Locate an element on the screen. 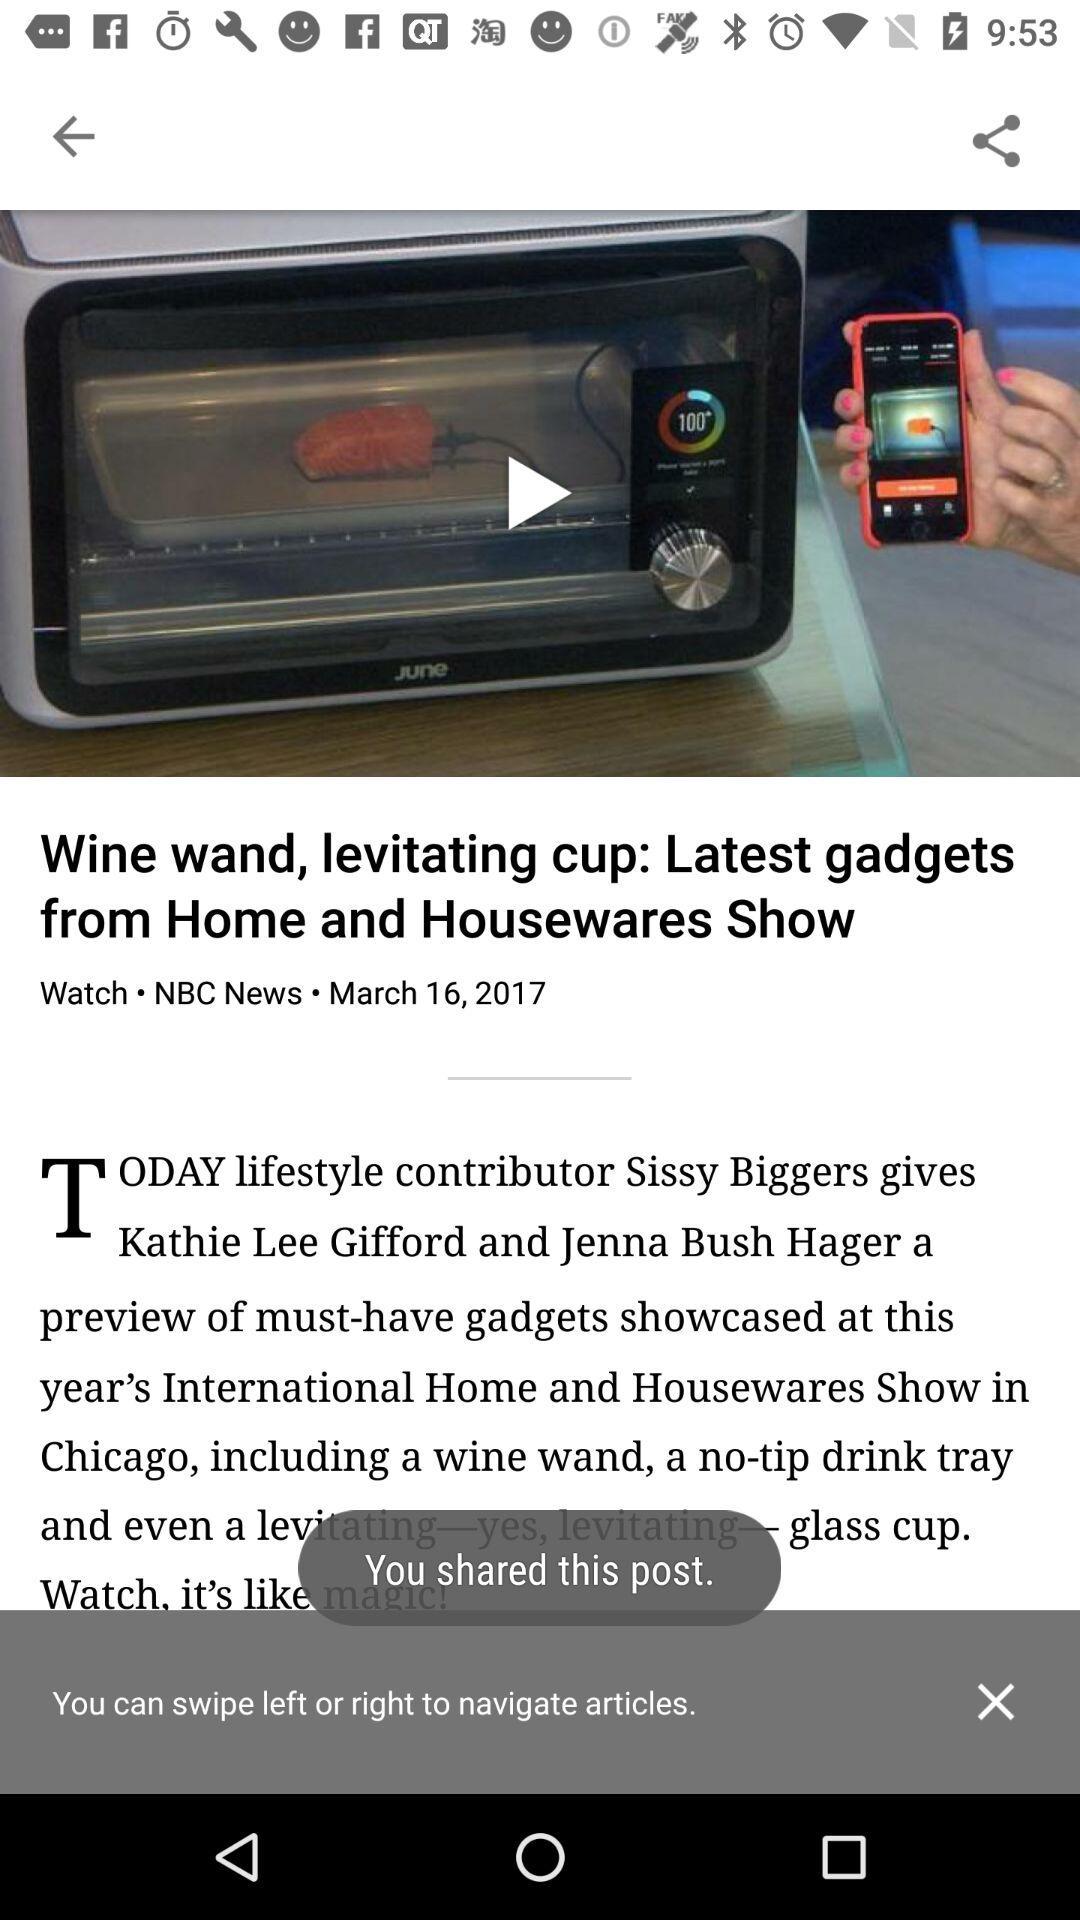  play is located at coordinates (538, 493).